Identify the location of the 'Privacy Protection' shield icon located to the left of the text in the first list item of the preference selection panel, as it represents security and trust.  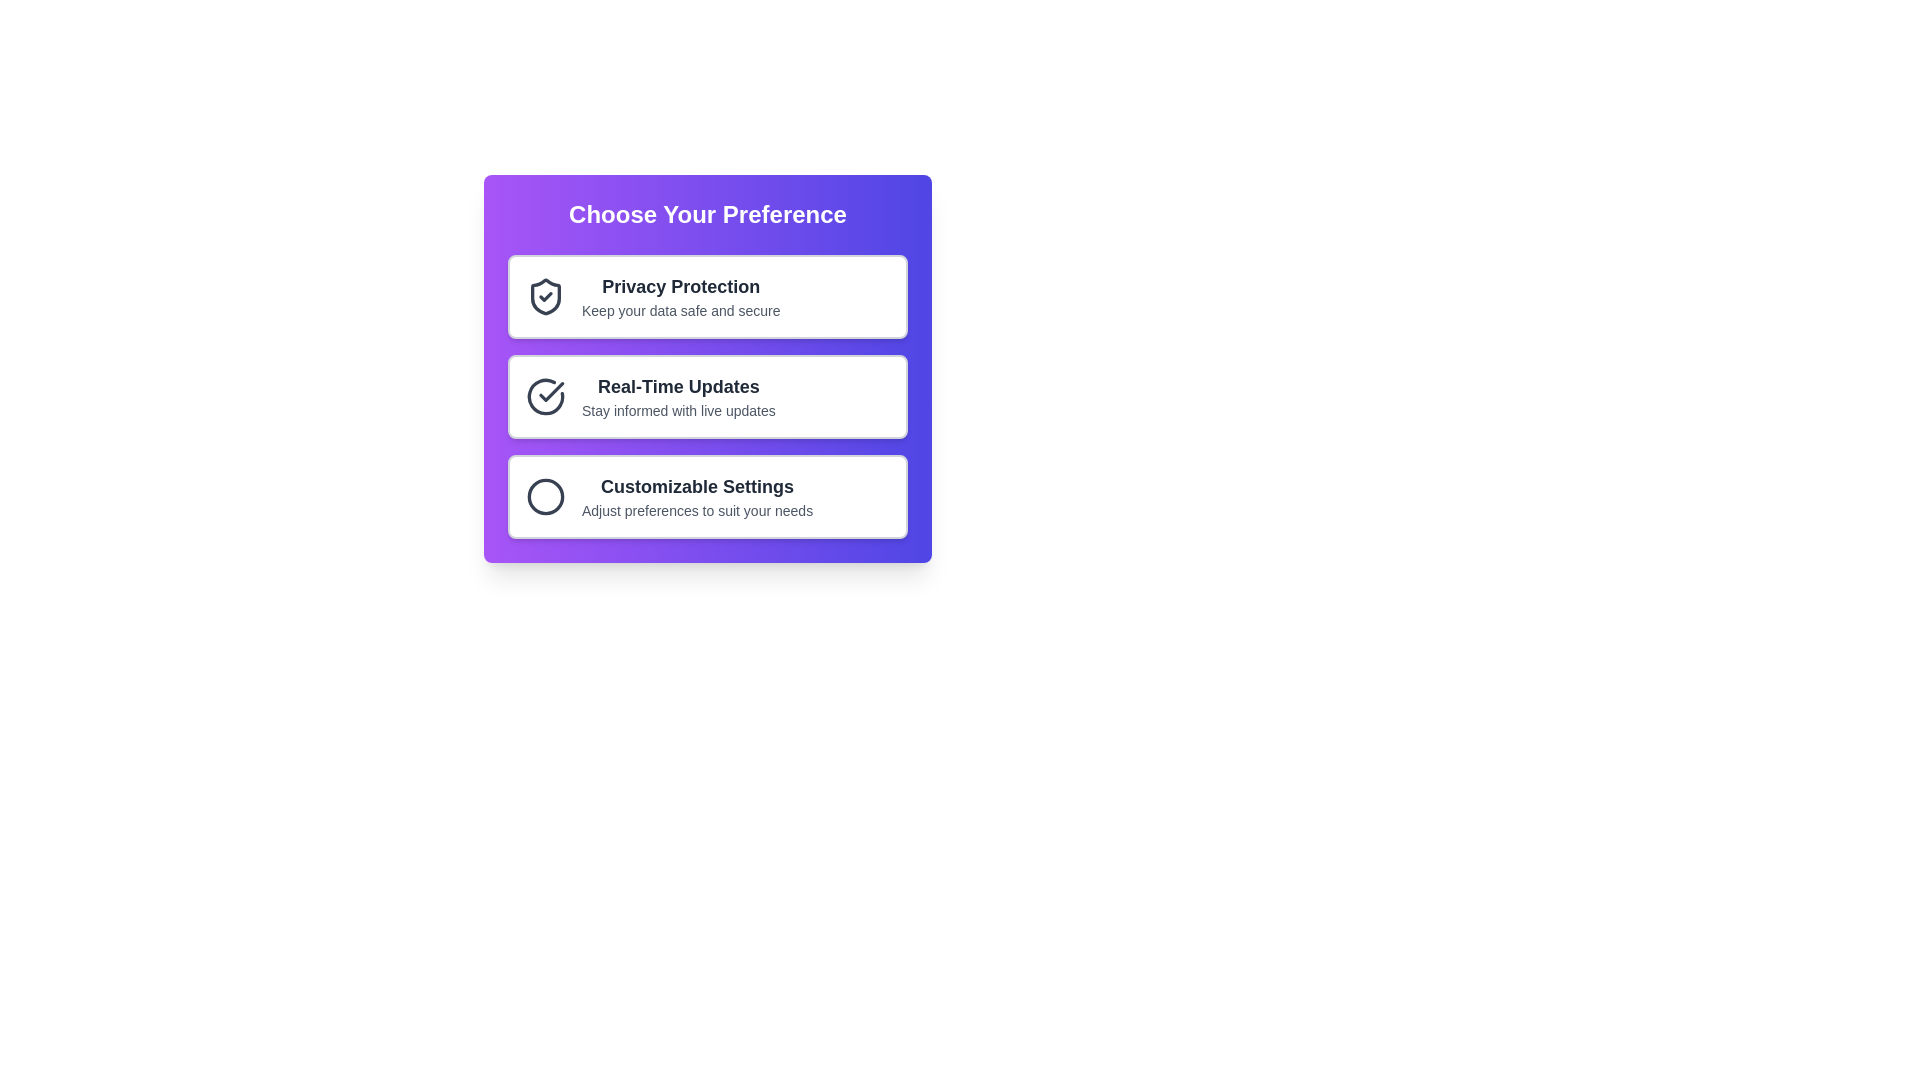
(546, 297).